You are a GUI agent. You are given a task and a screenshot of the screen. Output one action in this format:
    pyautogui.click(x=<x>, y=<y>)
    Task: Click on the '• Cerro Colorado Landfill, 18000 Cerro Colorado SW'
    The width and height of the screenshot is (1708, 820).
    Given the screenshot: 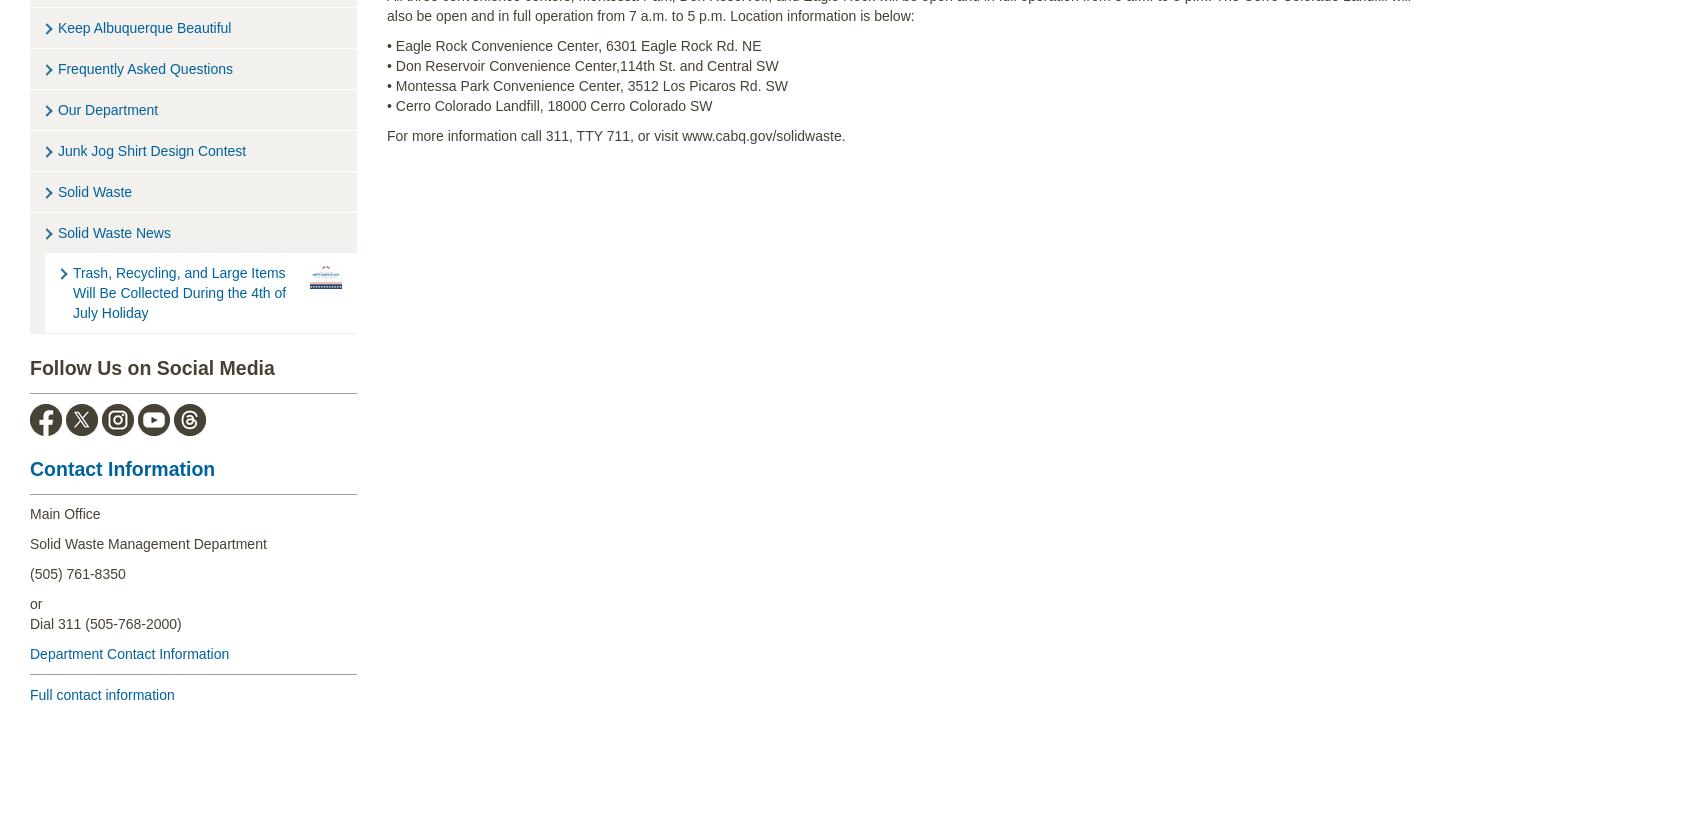 What is the action you would take?
    pyautogui.click(x=387, y=103)
    